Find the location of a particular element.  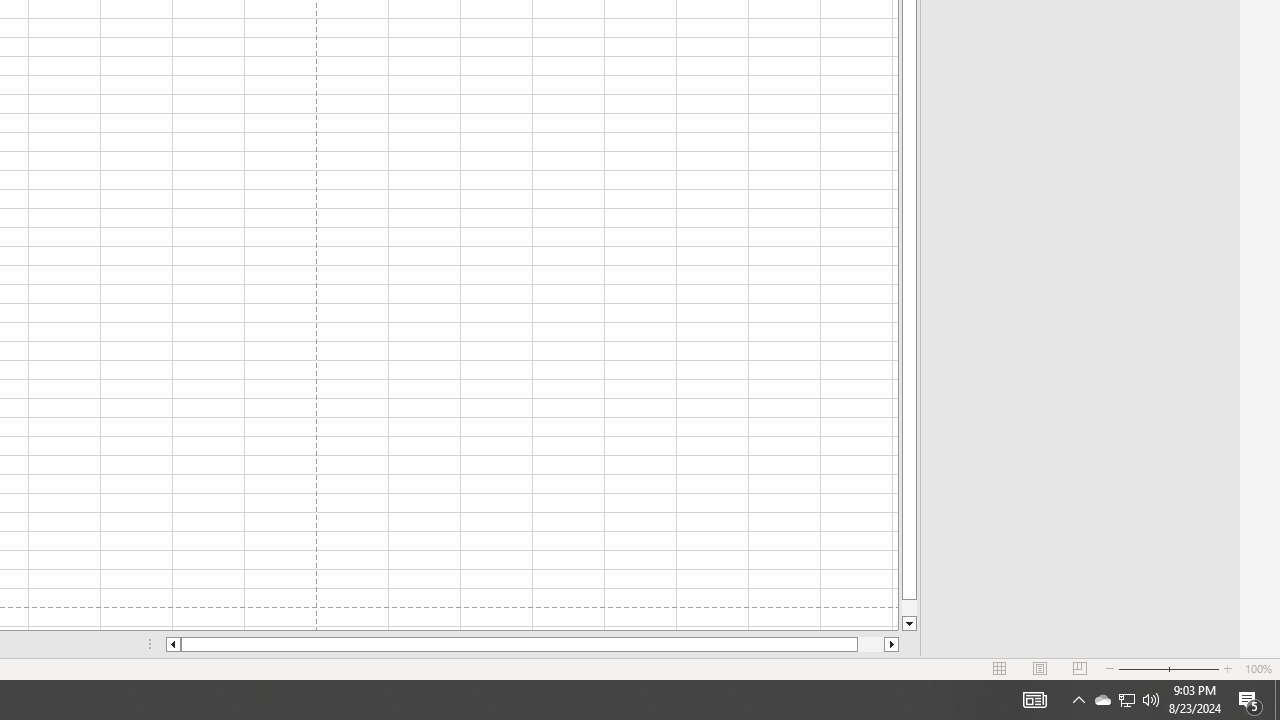

'Line down' is located at coordinates (908, 623).